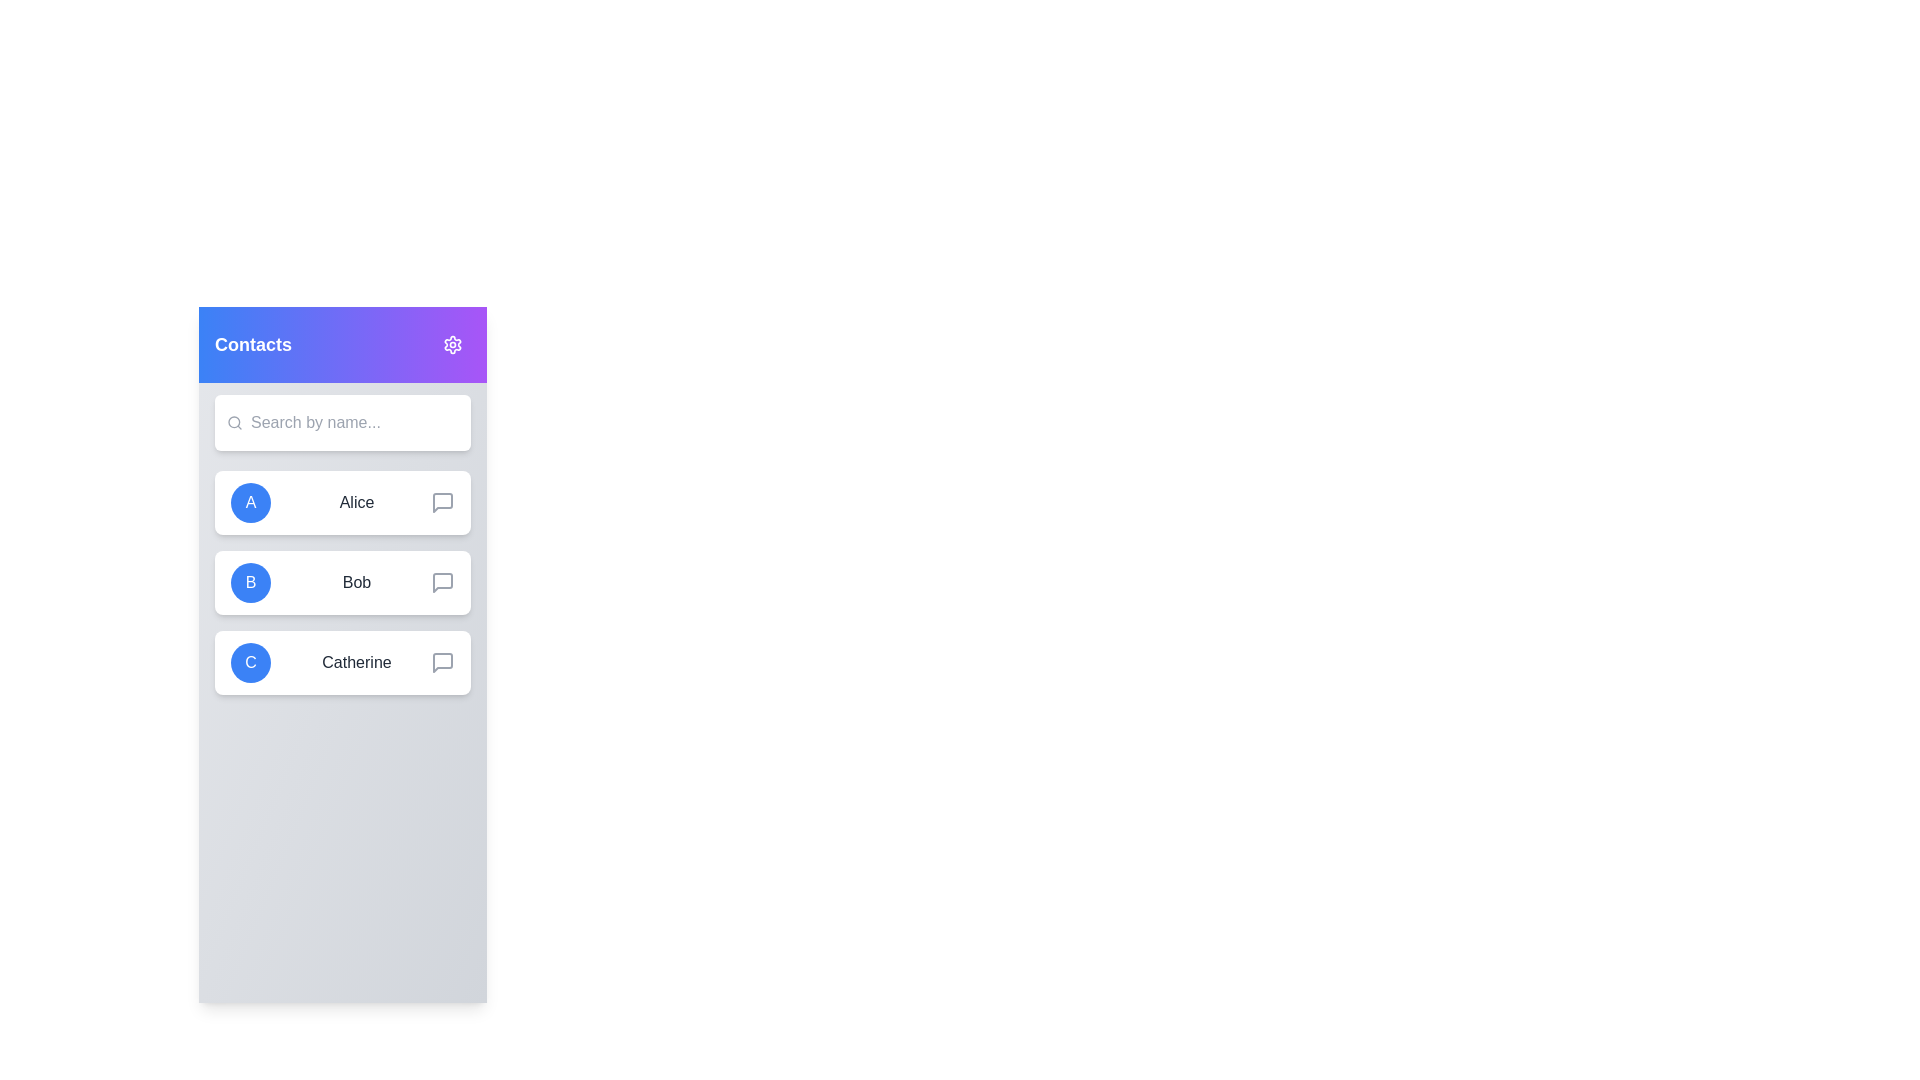  I want to click on the avatar of Alice, so click(249, 501).